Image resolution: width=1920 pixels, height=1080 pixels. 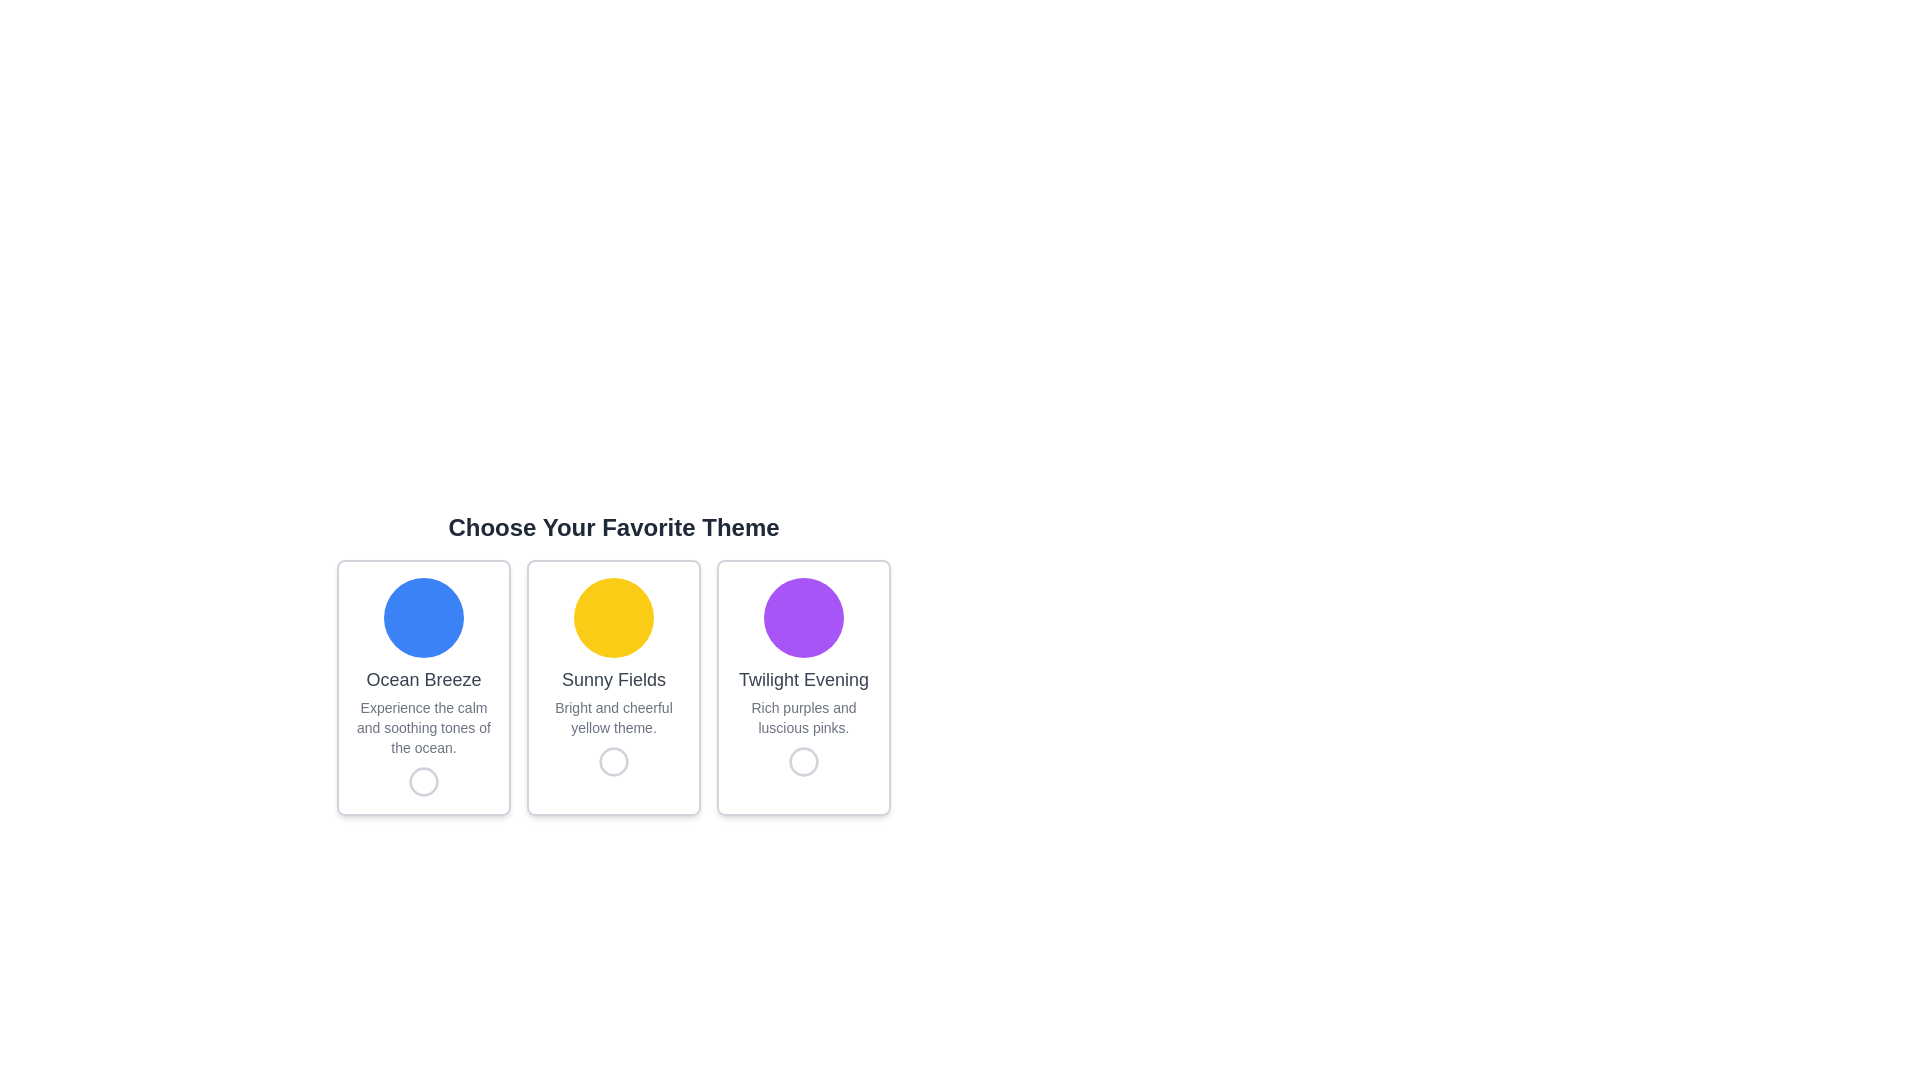 What do you see at coordinates (613, 663) in the screenshot?
I see `the bold text headline that reads 'Choose Your Favorite Theme,' which is centered above a grid of cards` at bounding box center [613, 663].